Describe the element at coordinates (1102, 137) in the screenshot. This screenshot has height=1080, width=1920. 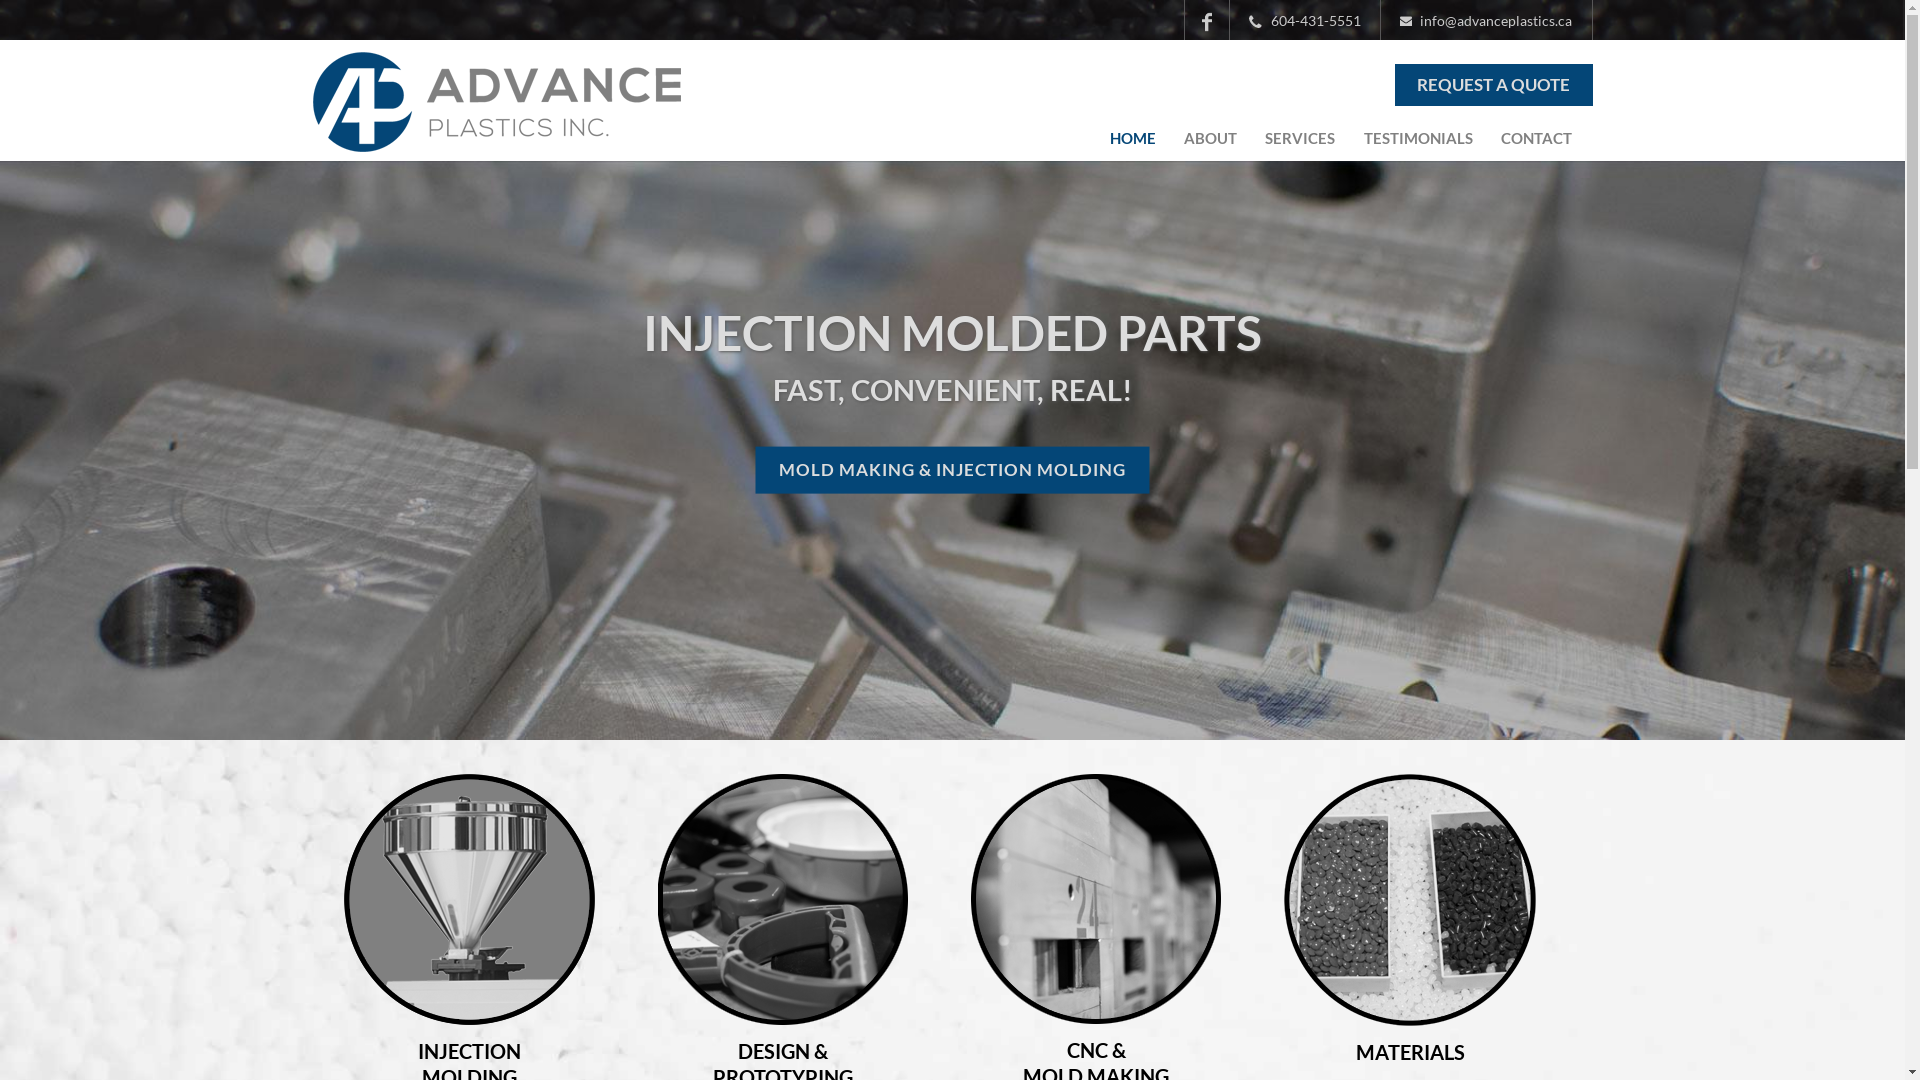
I see `'HOME'` at that location.